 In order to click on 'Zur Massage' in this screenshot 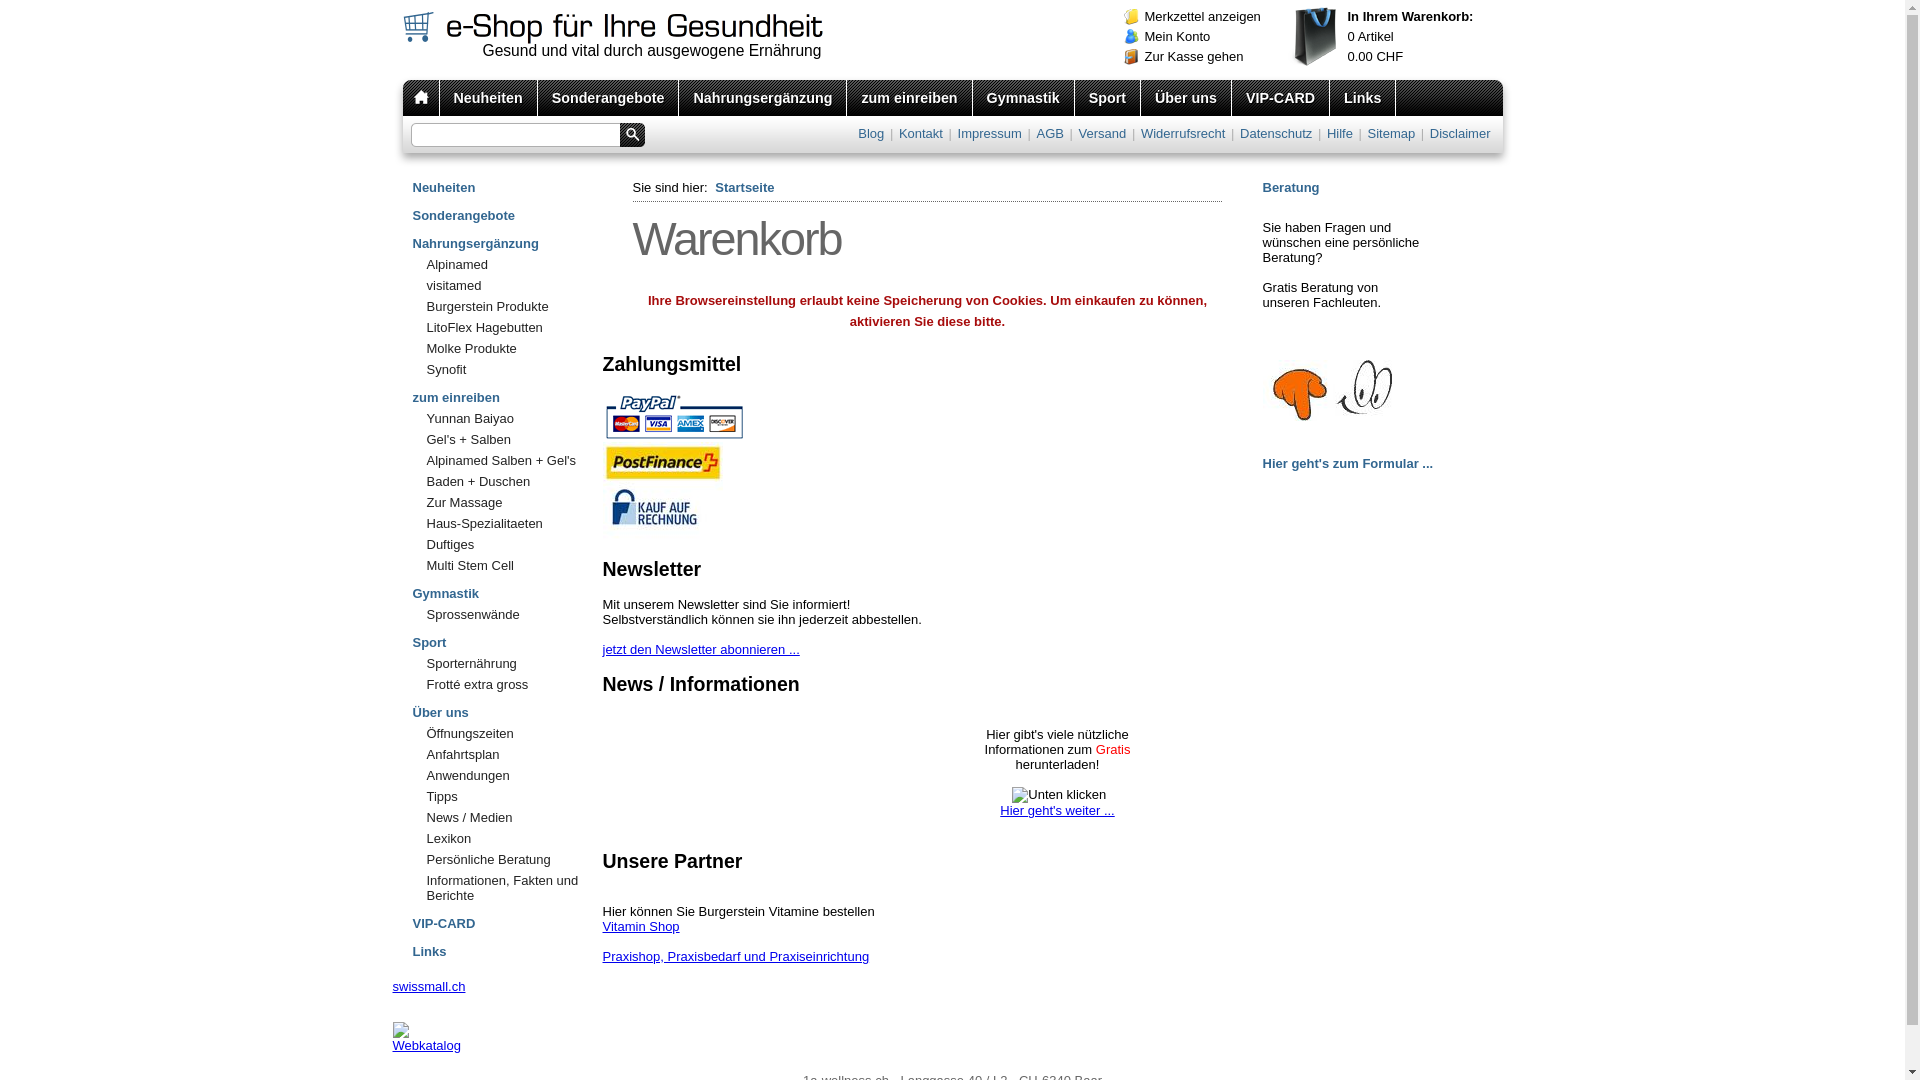, I will do `click(507, 501)`.